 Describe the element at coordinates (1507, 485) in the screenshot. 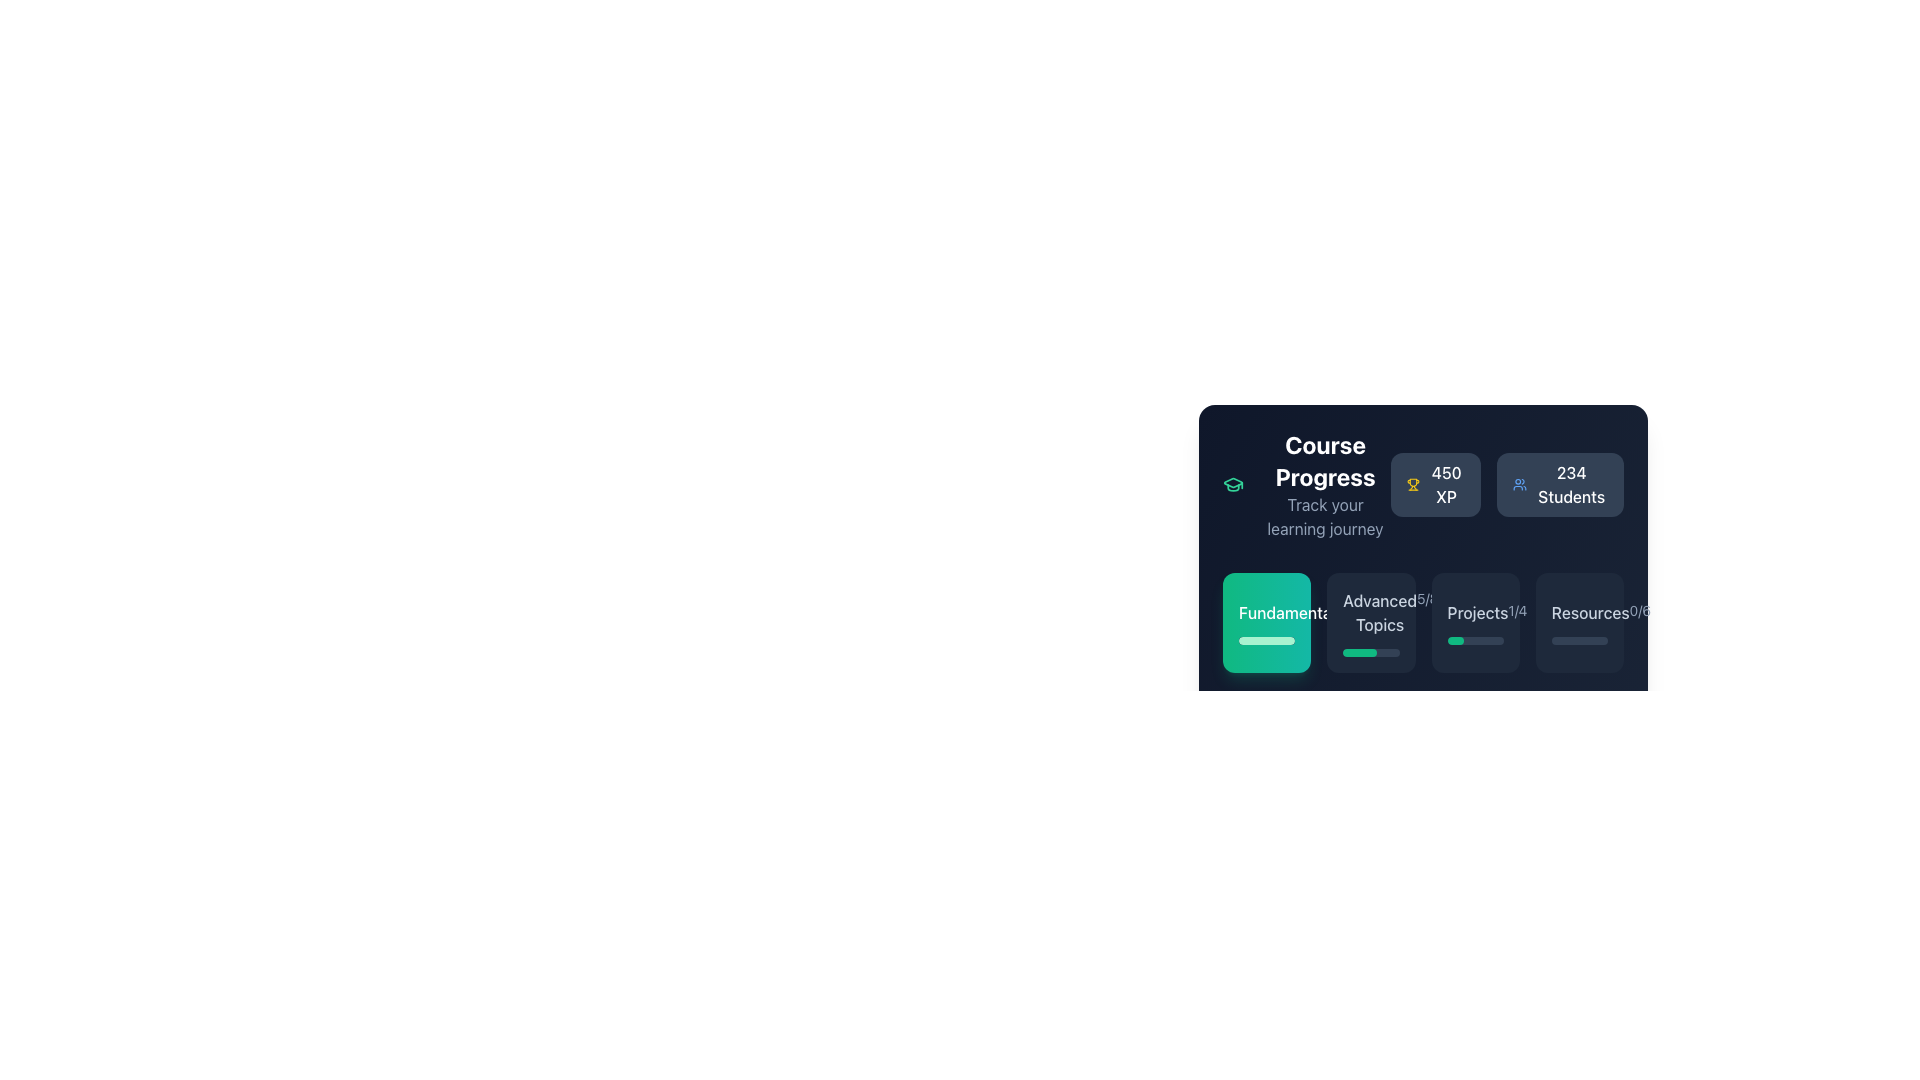

I see `the Information panel in the top-right part of the course progress card that displays '450 XP' and '234 Students'` at that location.